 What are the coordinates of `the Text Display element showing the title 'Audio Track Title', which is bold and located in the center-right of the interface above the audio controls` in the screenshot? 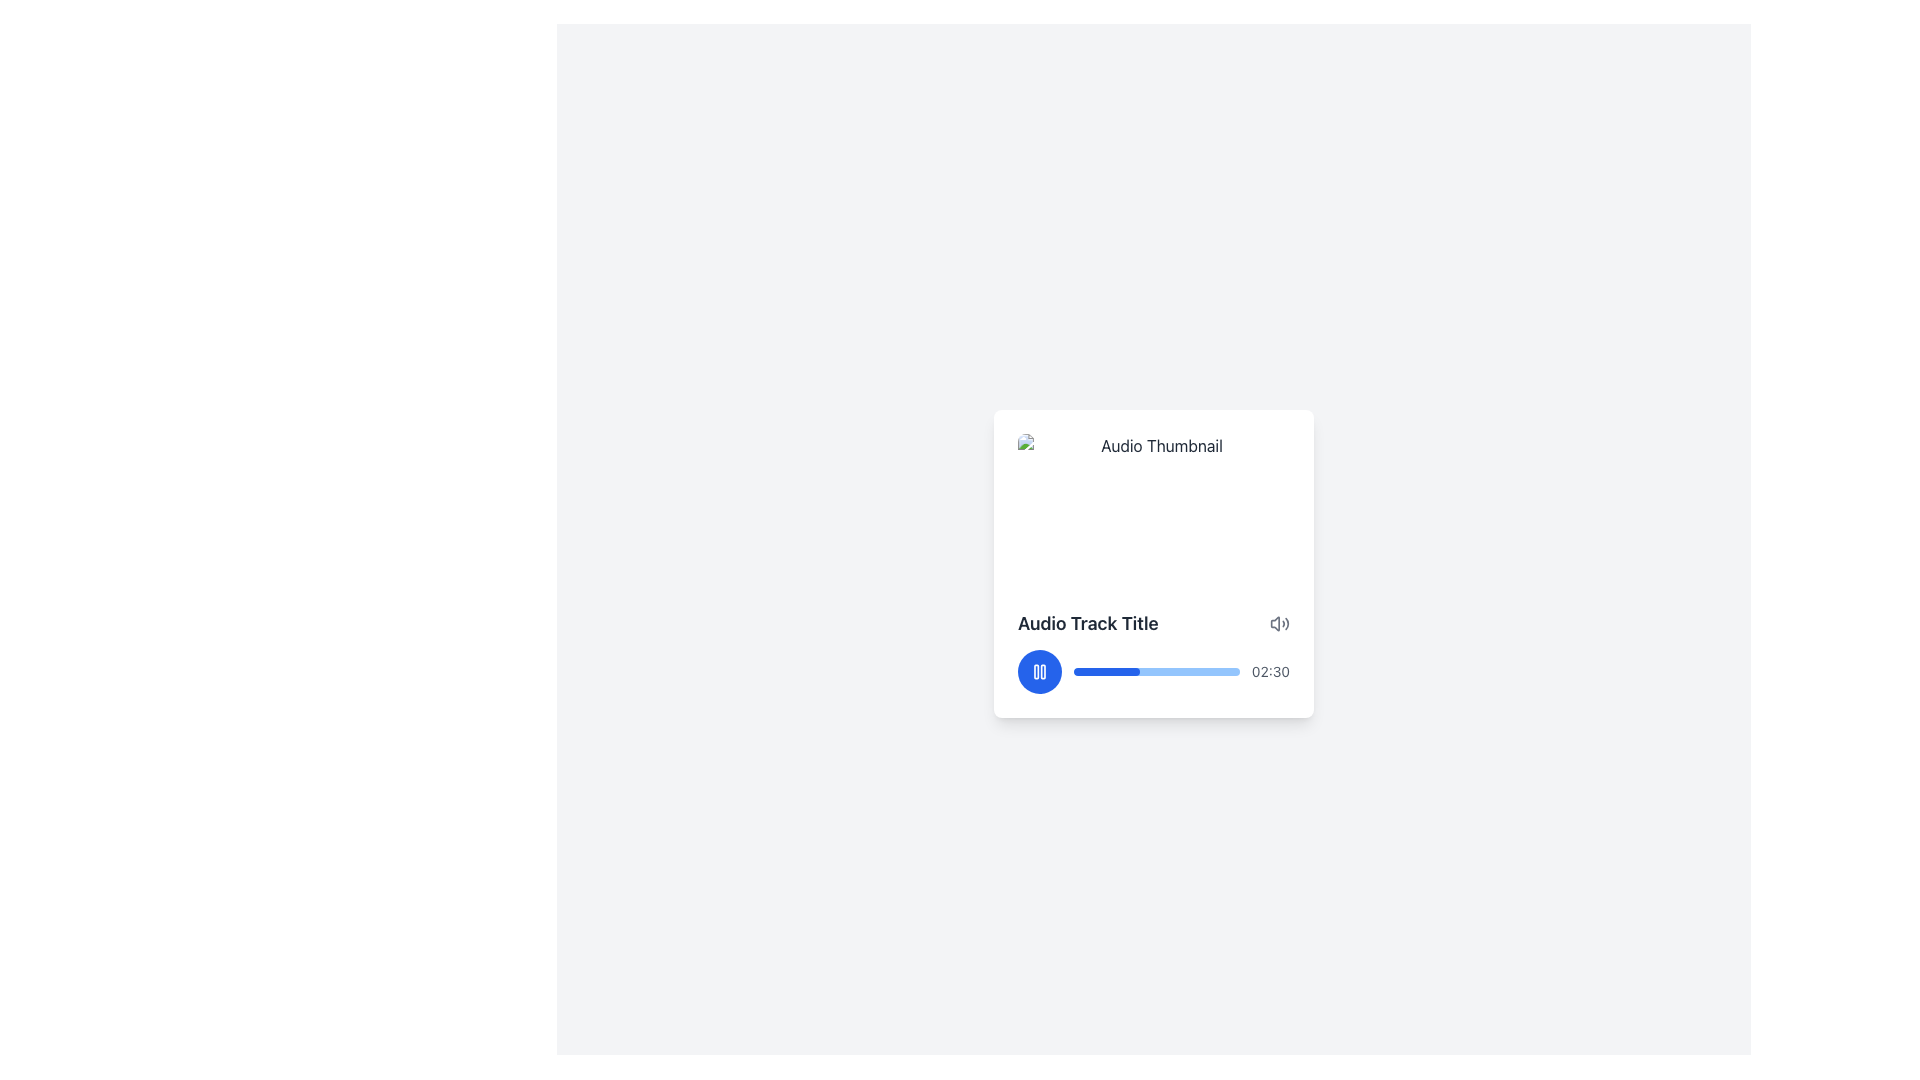 It's located at (1153, 623).